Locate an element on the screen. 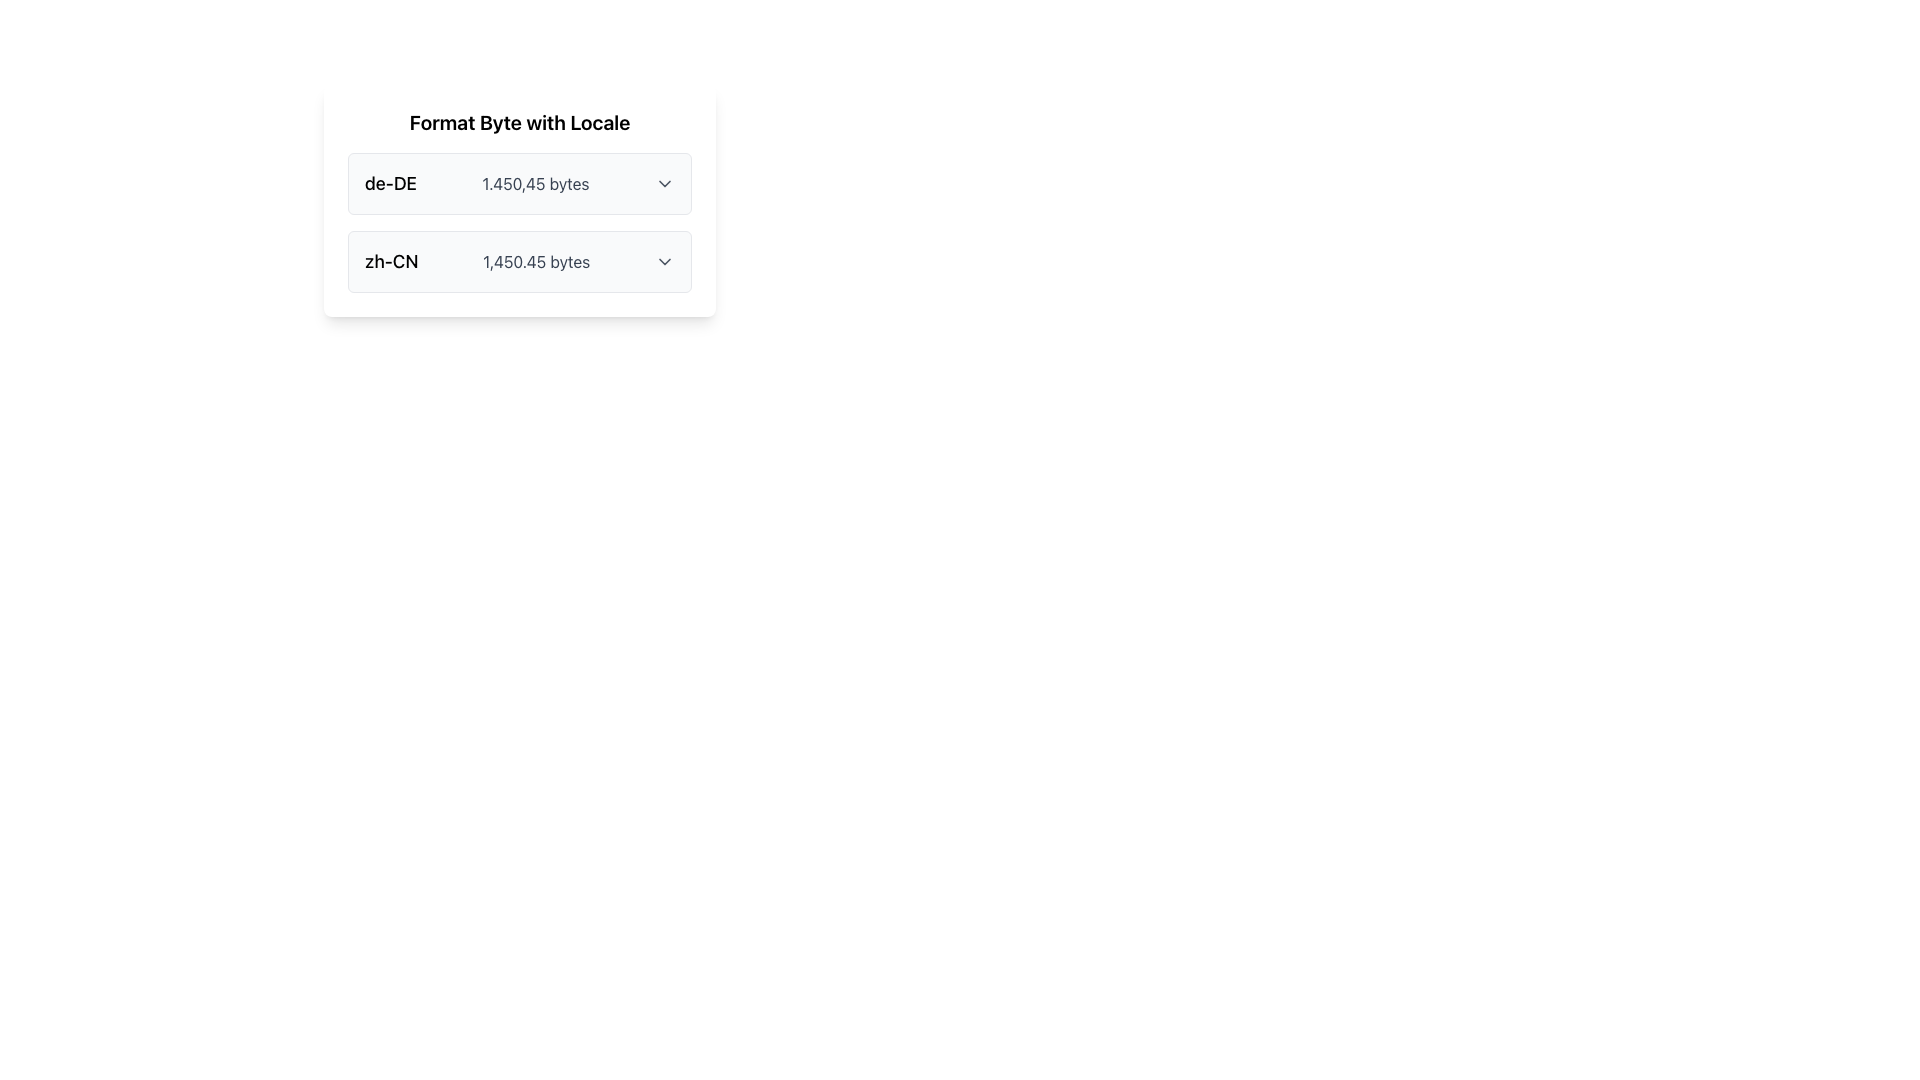  the downward-pointing Chevron icon is located at coordinates (664, 261).